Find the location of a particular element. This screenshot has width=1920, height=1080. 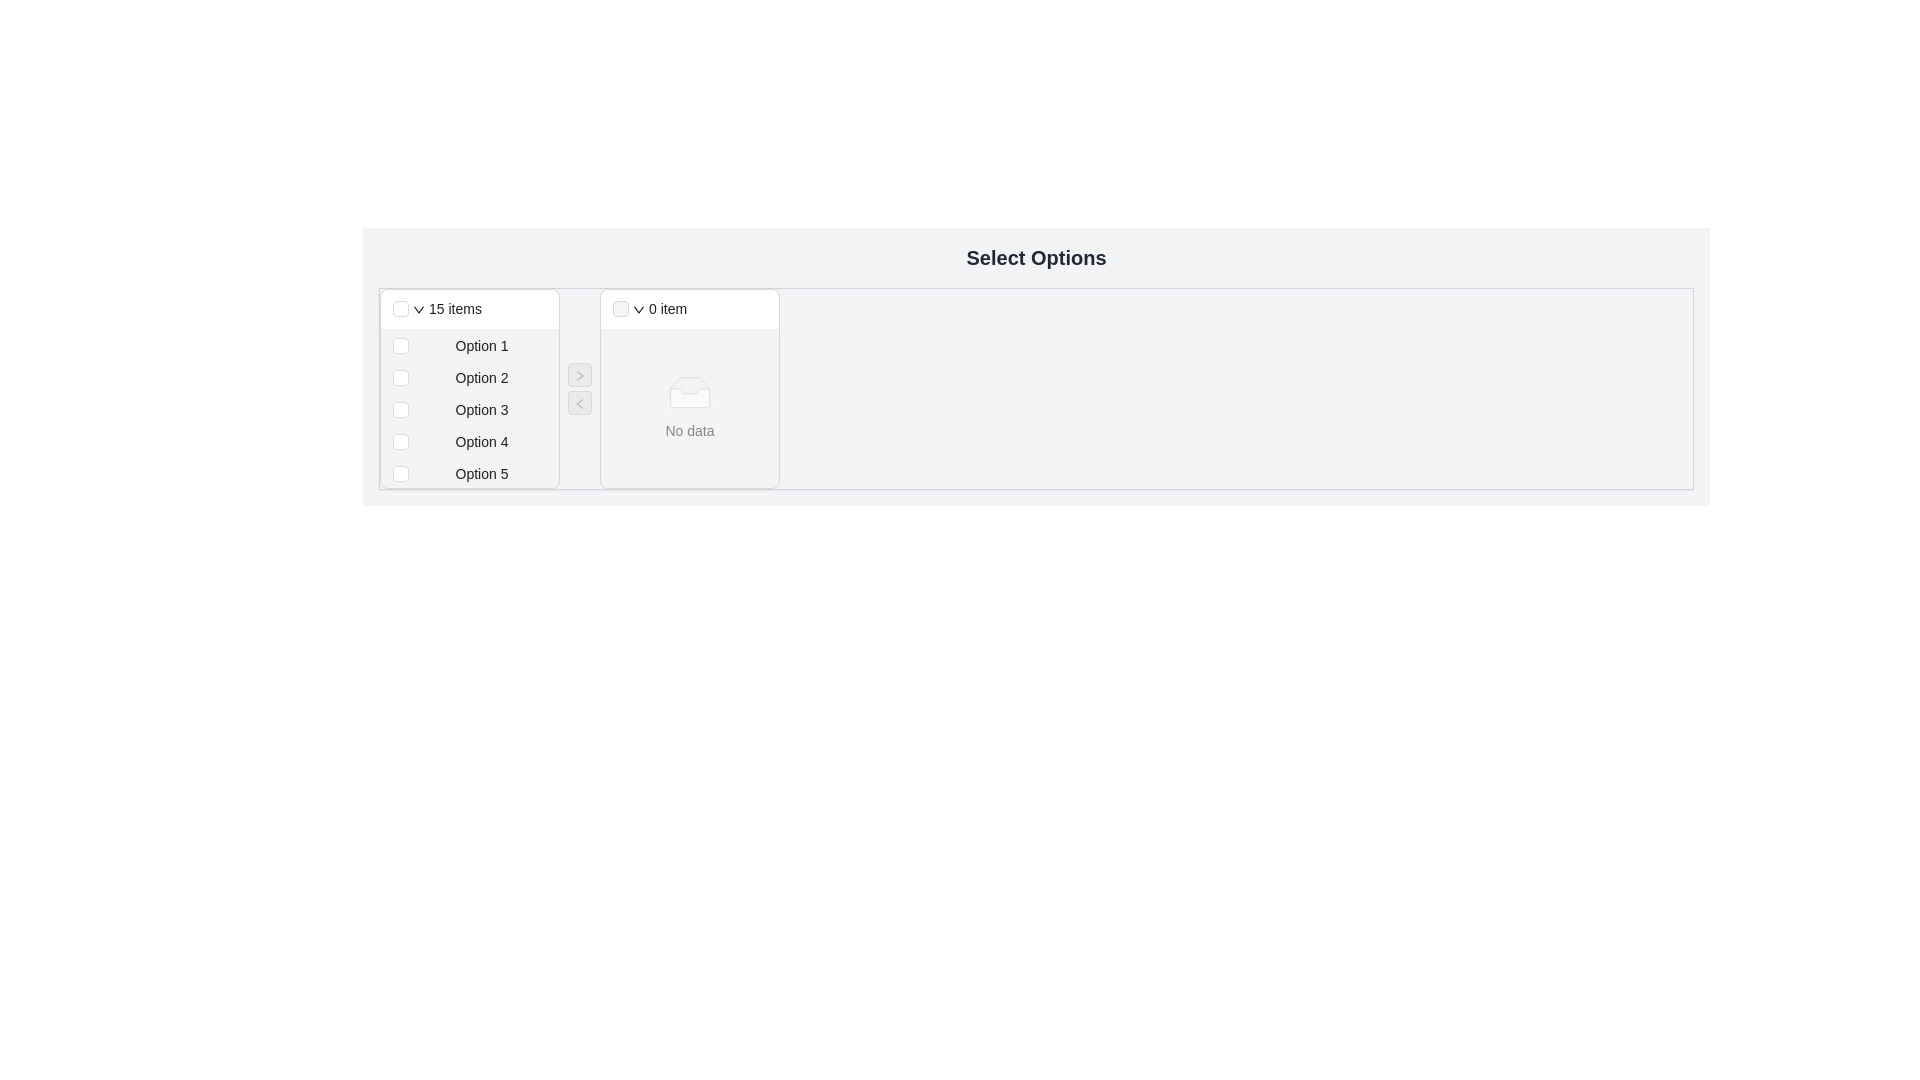

the disabled checkbox located to the left of the label displaying '0 item' in the header row of the list component is located at coordinates (619, 308).